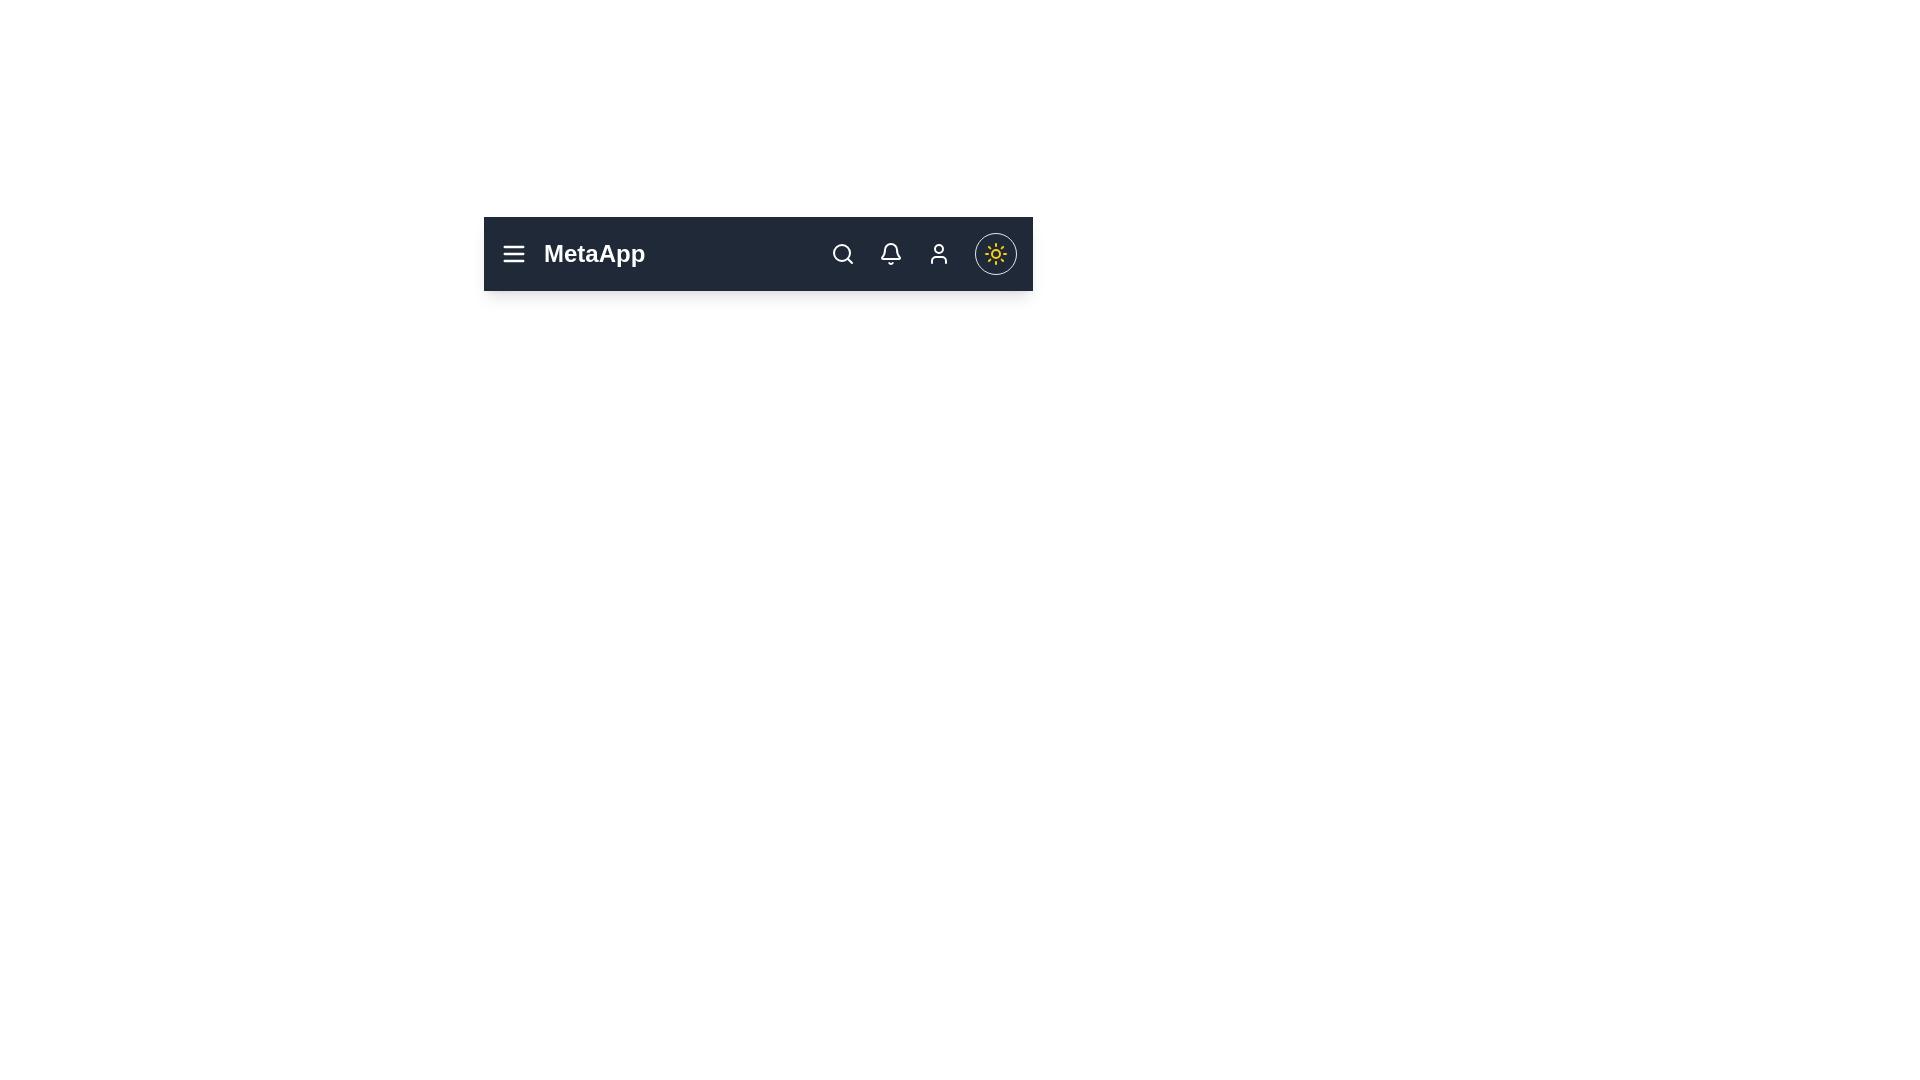 Image resolution: width=1920 pixels, height=1080 pixels. Describe the element at coordinates (938, 253) in the screenshot. I see `the user icon to access user settings or profile` at that location.